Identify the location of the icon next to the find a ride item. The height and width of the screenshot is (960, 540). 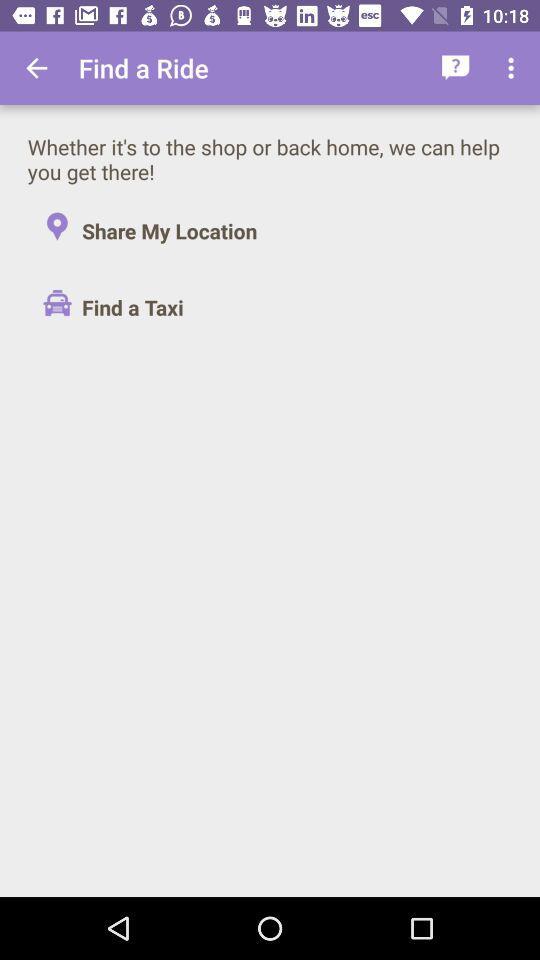
(455, 68).